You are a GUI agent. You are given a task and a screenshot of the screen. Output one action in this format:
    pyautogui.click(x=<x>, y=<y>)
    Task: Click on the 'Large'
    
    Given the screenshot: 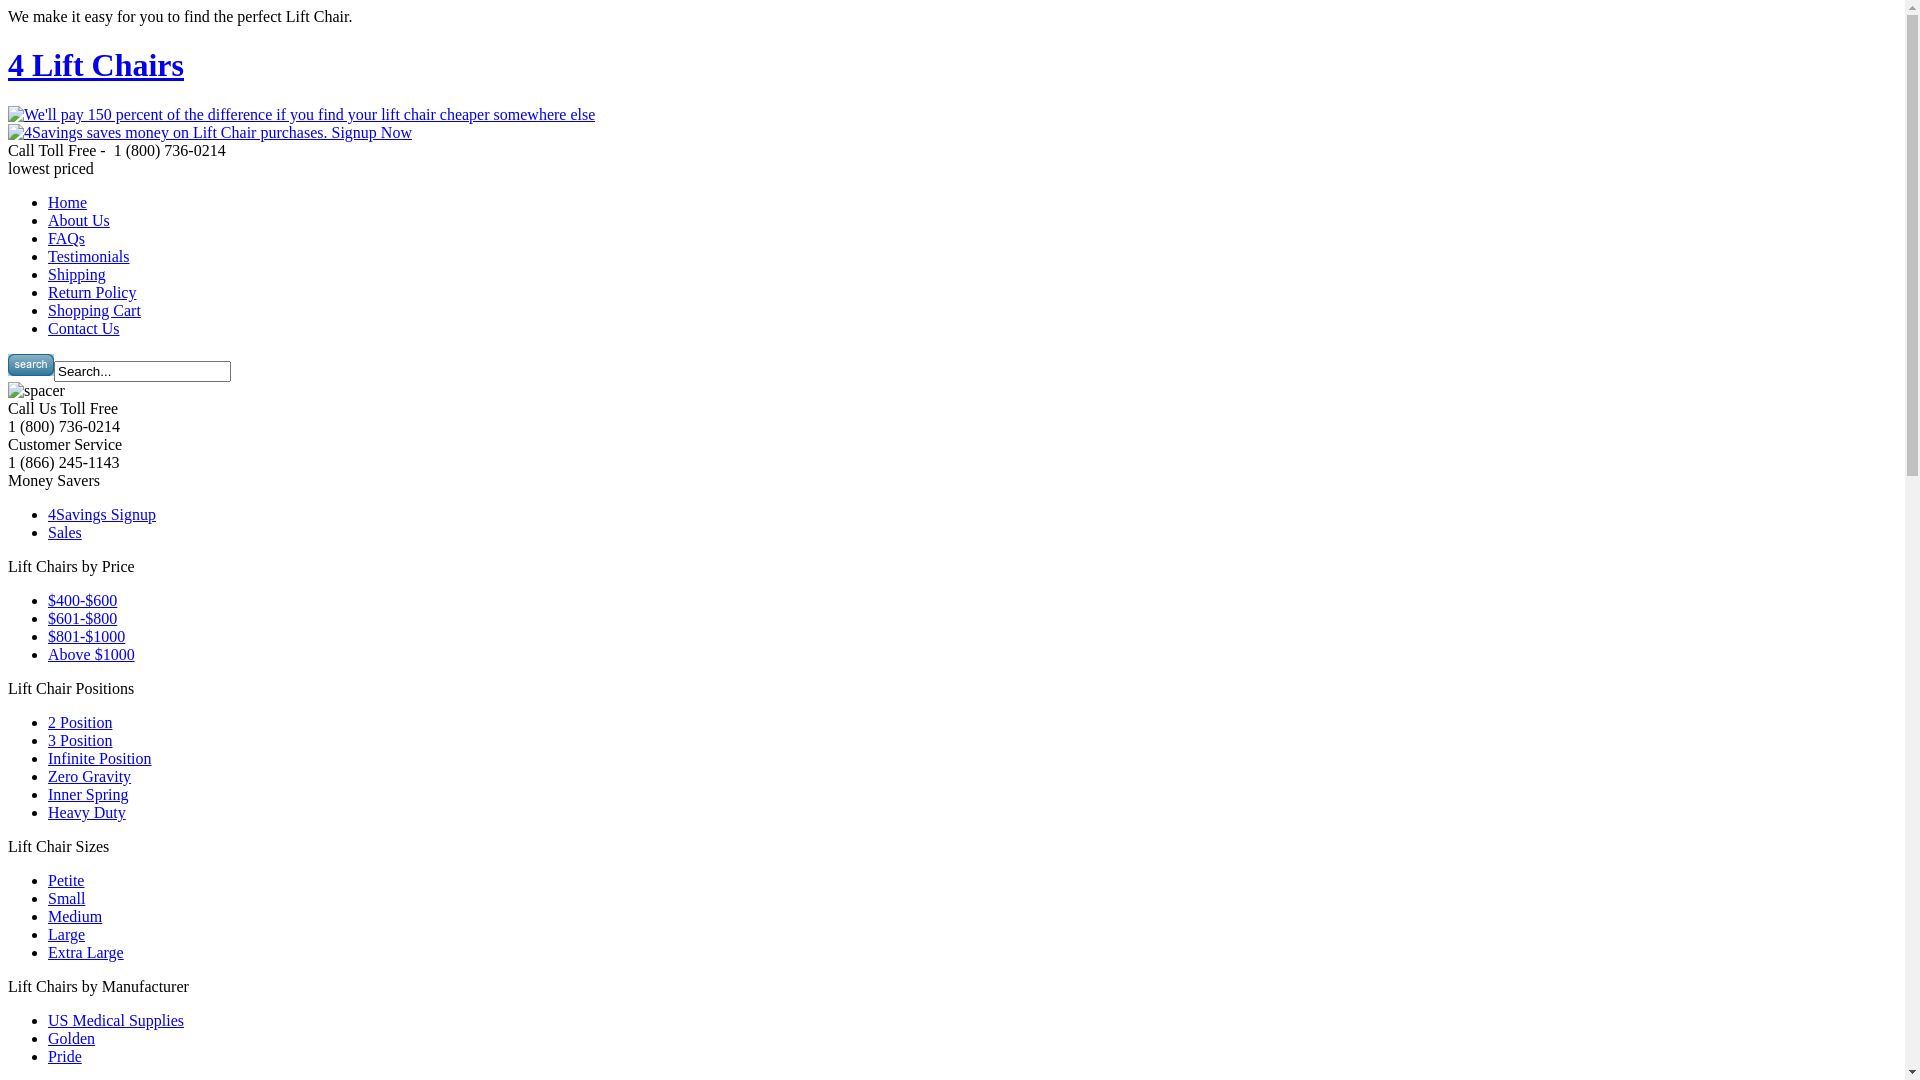 What is the action you would take?
    pyautogui.click(x=66, y=934)
    